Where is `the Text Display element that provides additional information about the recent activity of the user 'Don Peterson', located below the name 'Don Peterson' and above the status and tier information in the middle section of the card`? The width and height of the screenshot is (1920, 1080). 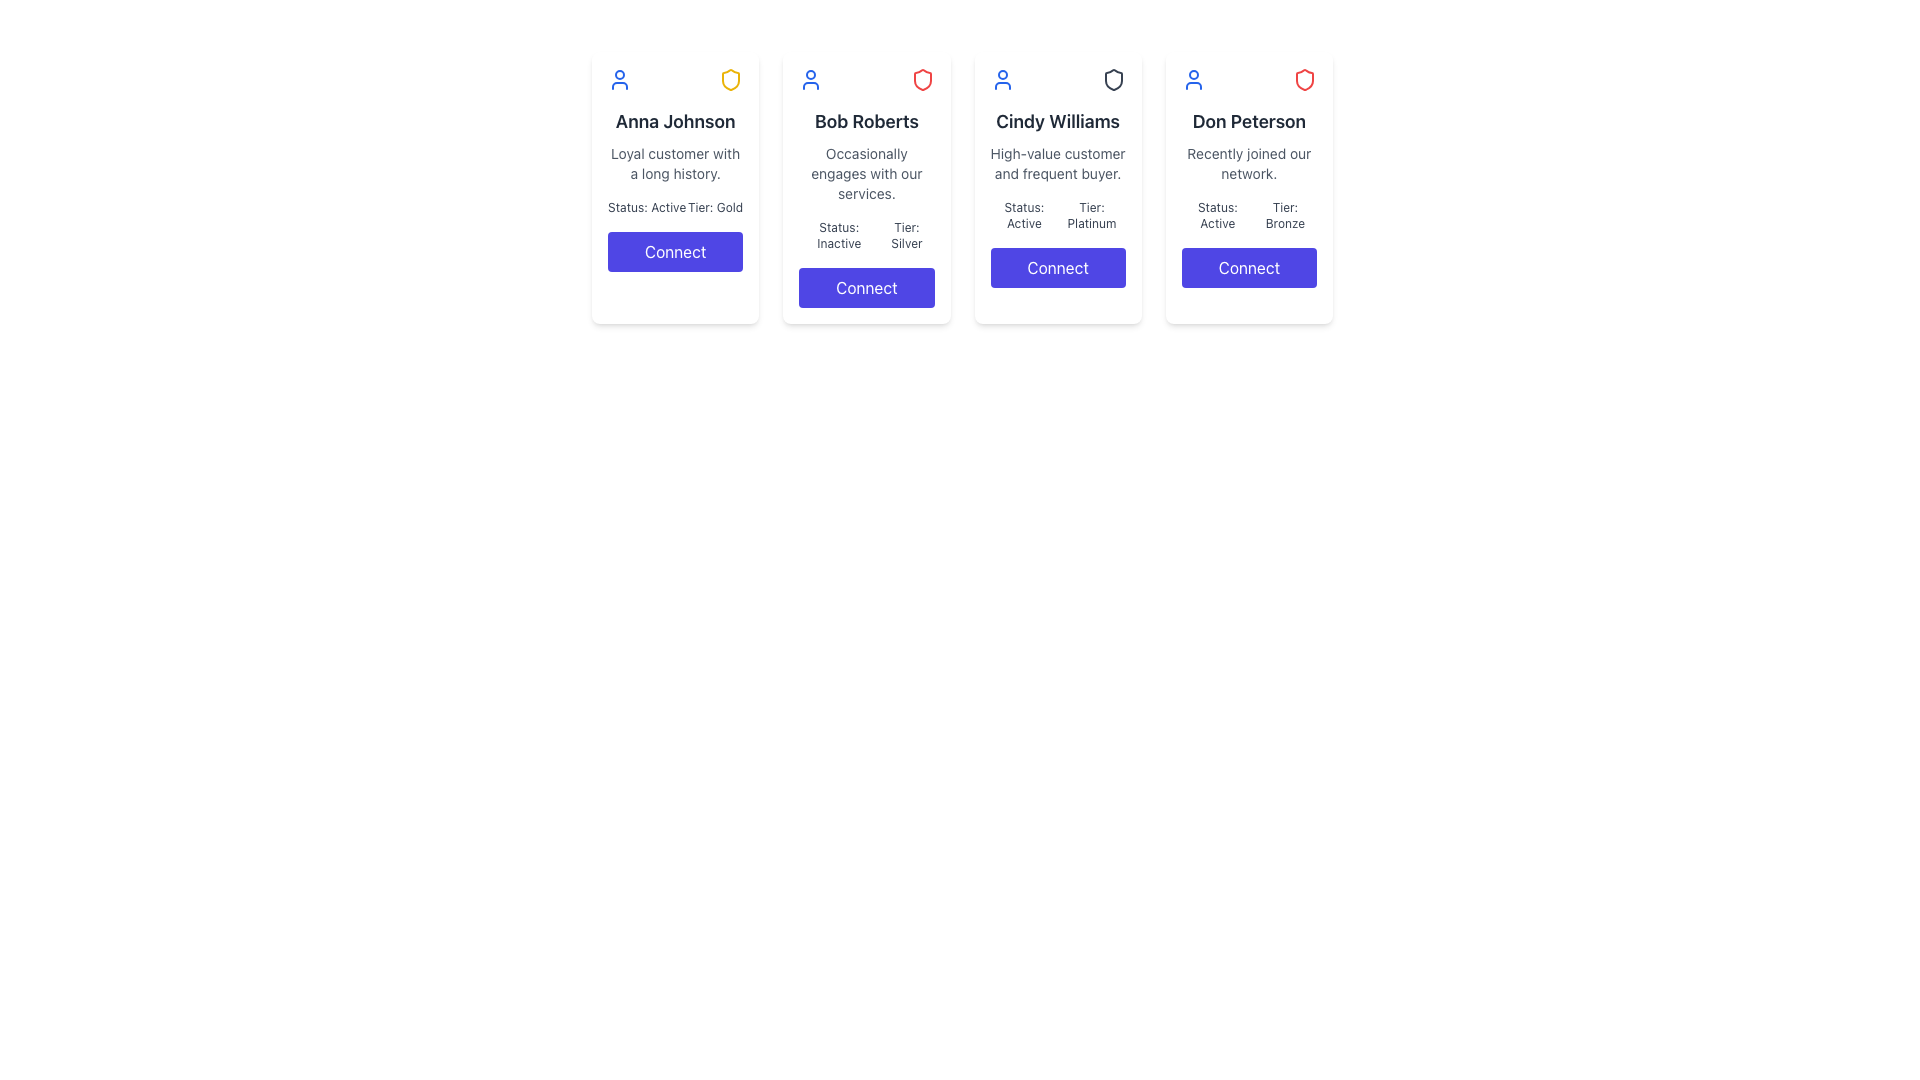 the Text Display element that provides additional information about the recent activity of the user 'Don Peterson', located below the name 'Don Peterson' and above the status and tier information in the middle section of the card is located at coordinates (1248, 163).